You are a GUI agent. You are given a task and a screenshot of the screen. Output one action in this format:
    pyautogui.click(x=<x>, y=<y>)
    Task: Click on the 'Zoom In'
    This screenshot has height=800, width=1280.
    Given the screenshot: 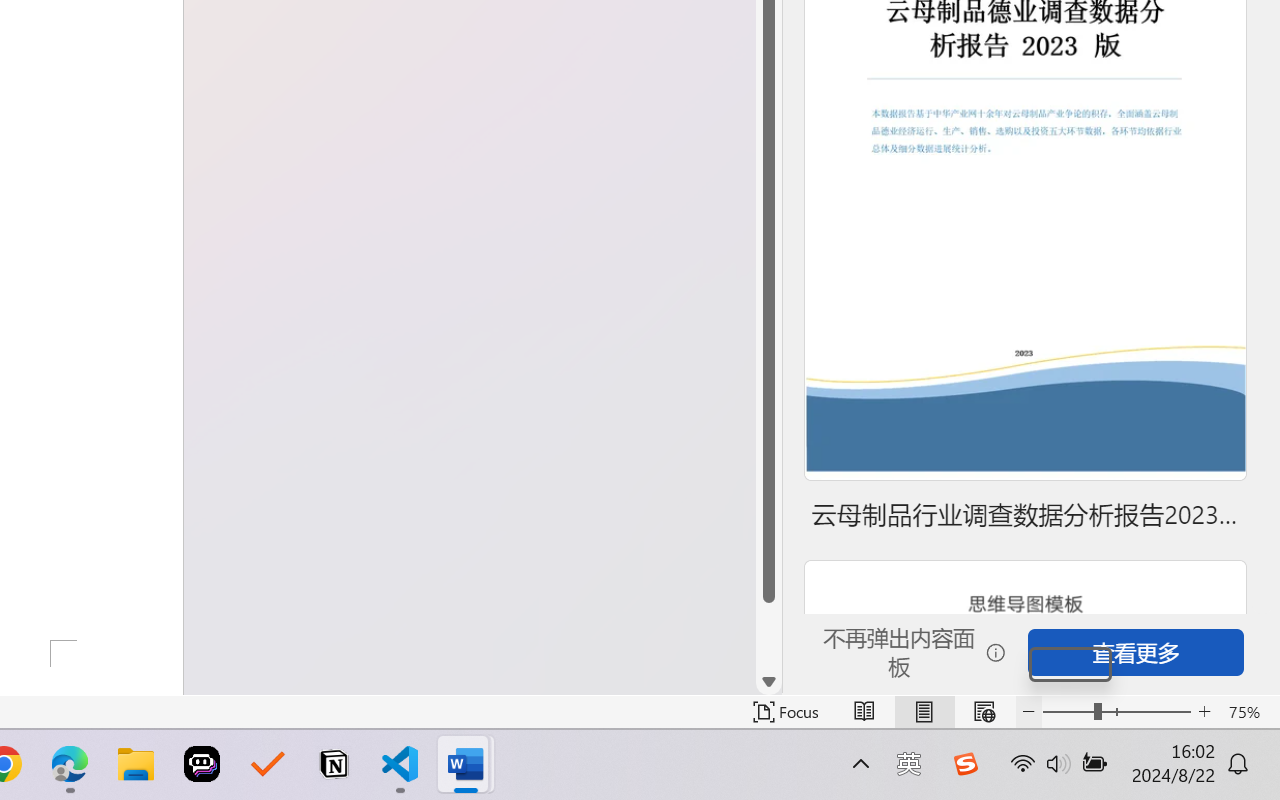 What is the action you would take?
    pyautogui.click(x=1204, y=711)
    